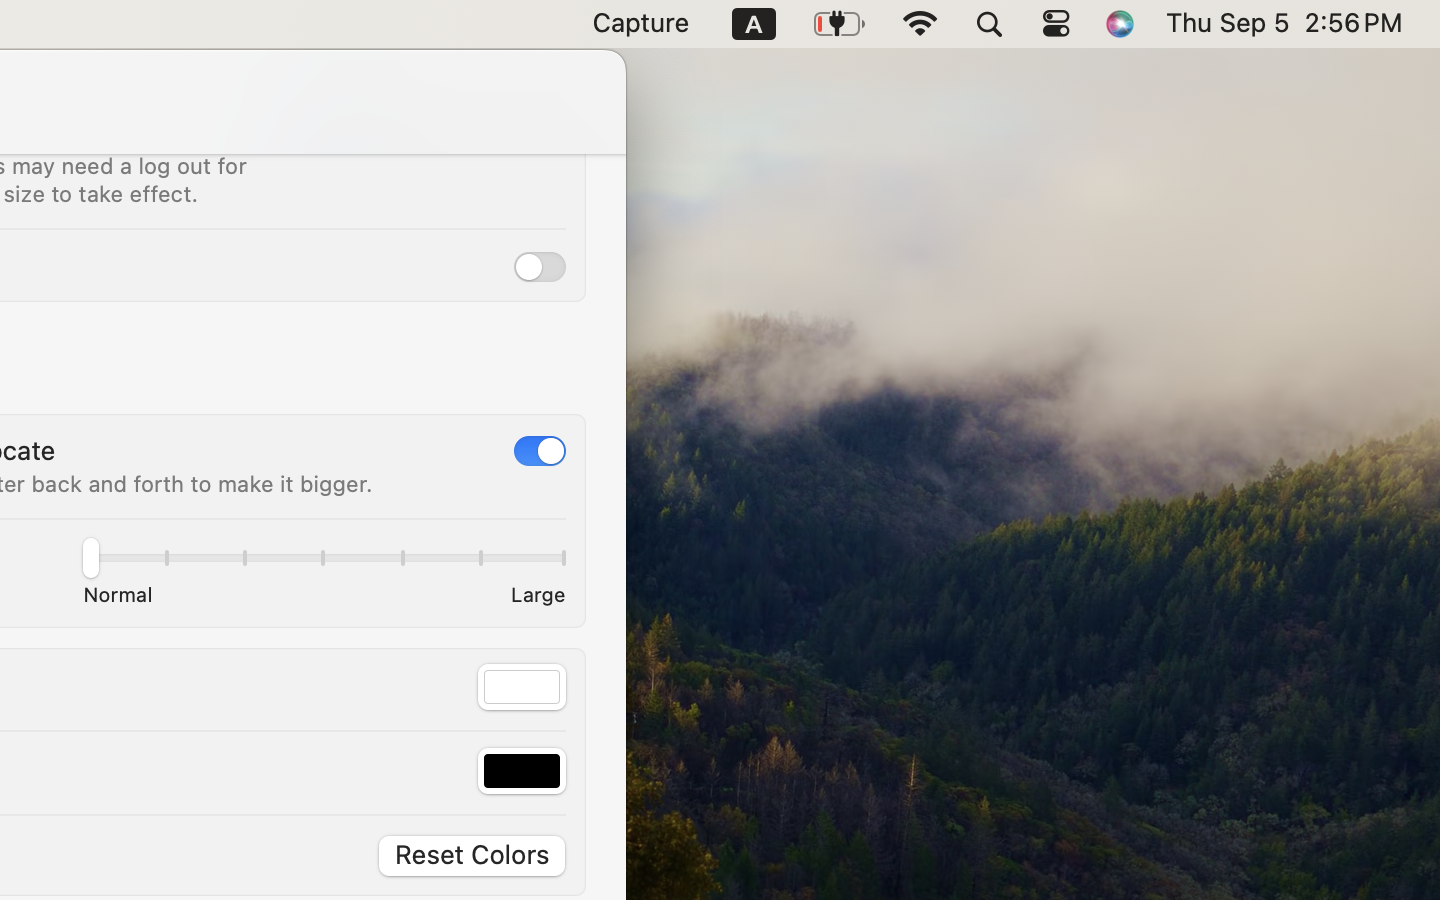 The height and width of the screenshot is (900, 1440). I want to click on '1.0', so click(322, 560).